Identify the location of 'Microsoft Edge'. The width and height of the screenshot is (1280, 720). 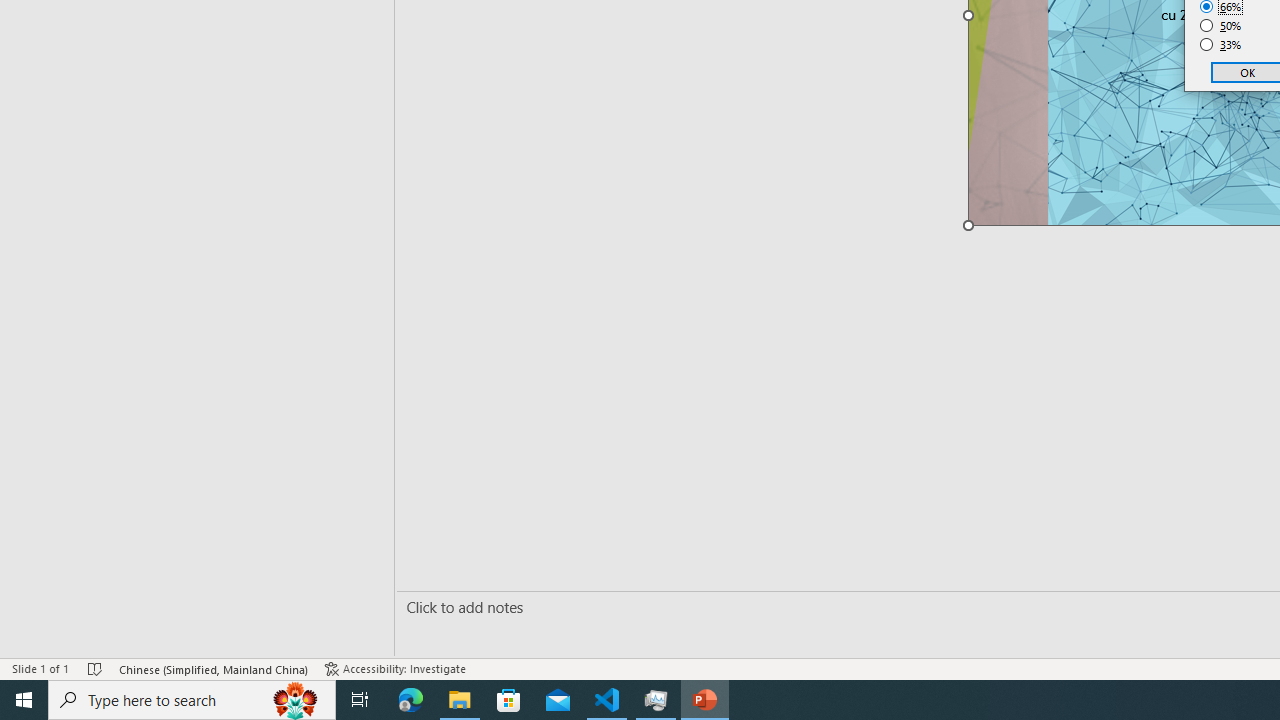
(410, 698).